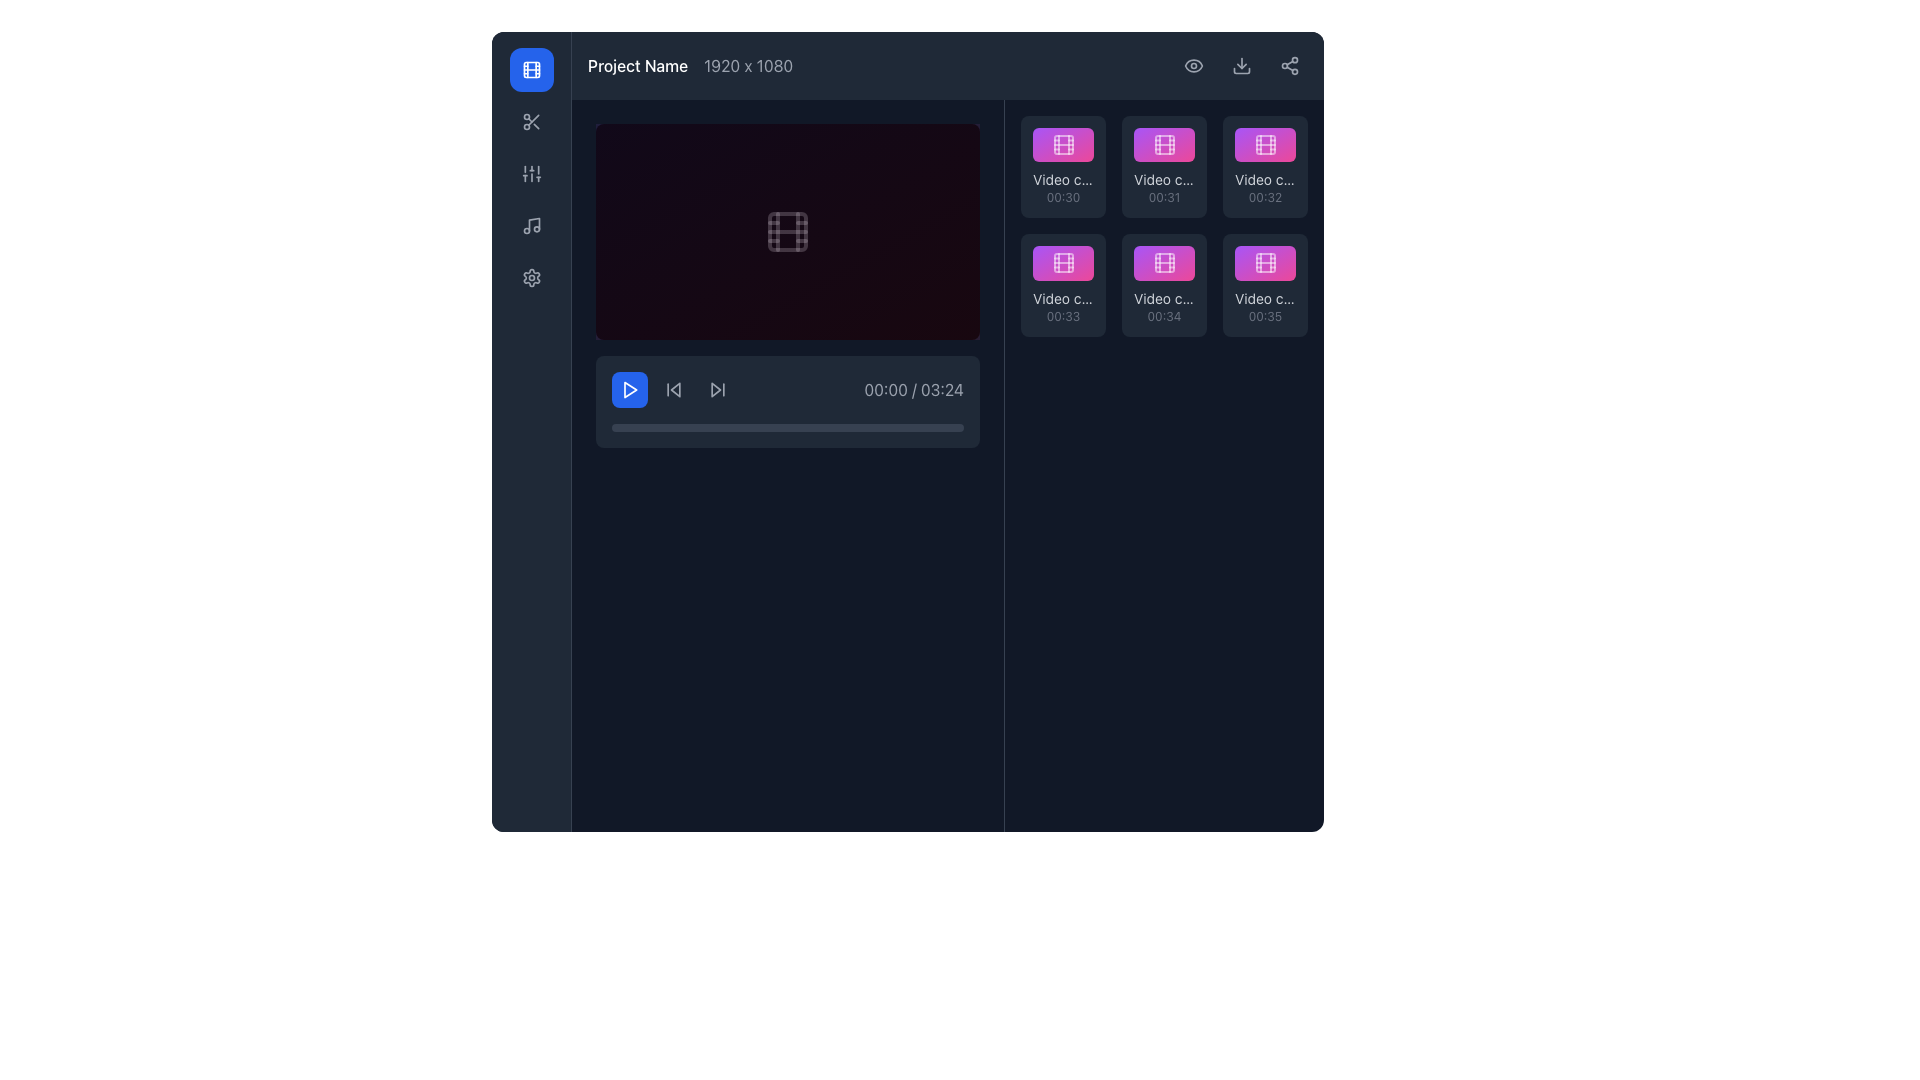 This screenshot has height=1080, width=1920. What do you see at coordinates (1164, 262) in the screenshot?
I see `the appearance of the inner rectangle of the icon located on the right-hand side of the interface` at bounding box center [1164, 262].